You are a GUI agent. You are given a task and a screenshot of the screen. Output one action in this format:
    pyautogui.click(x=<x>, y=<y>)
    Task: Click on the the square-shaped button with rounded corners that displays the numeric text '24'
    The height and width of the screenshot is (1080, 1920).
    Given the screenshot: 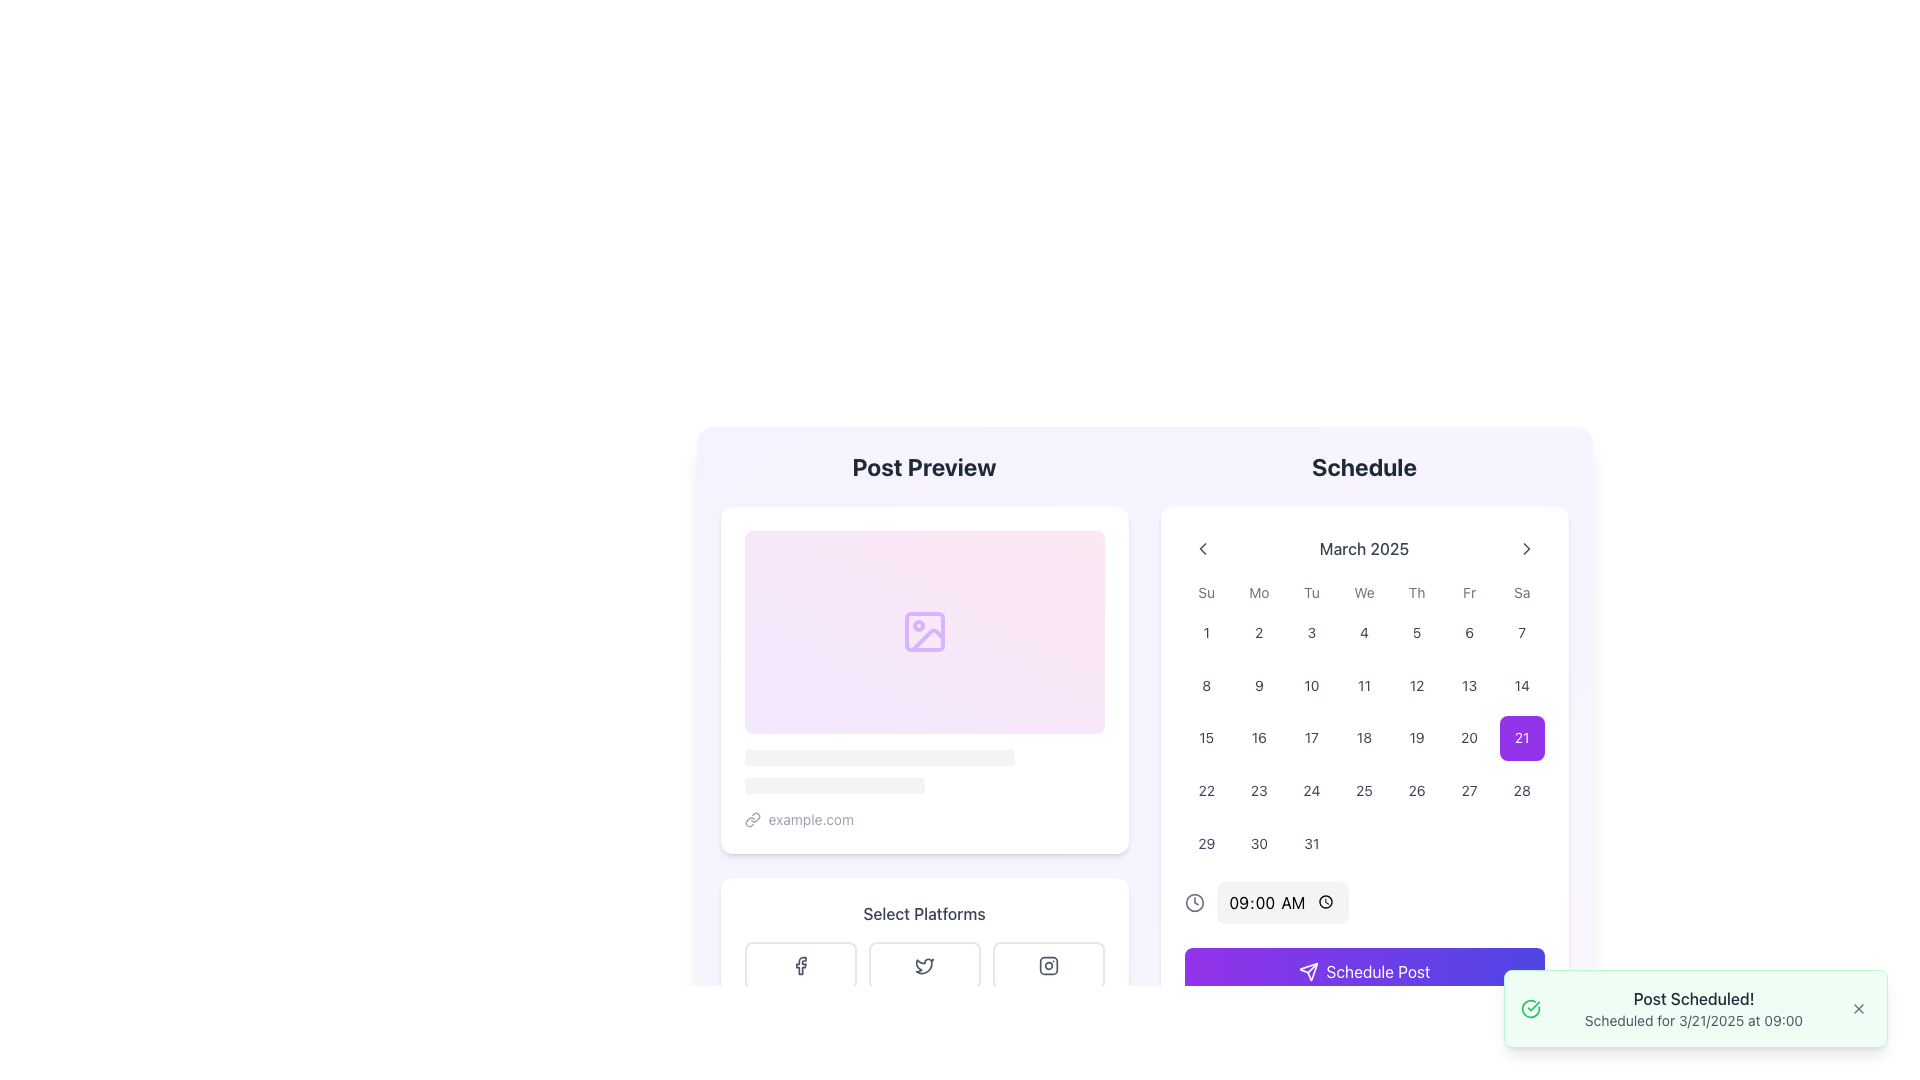 What is the action you would take?
    pyautogui.click(x=1311, y=789)
    